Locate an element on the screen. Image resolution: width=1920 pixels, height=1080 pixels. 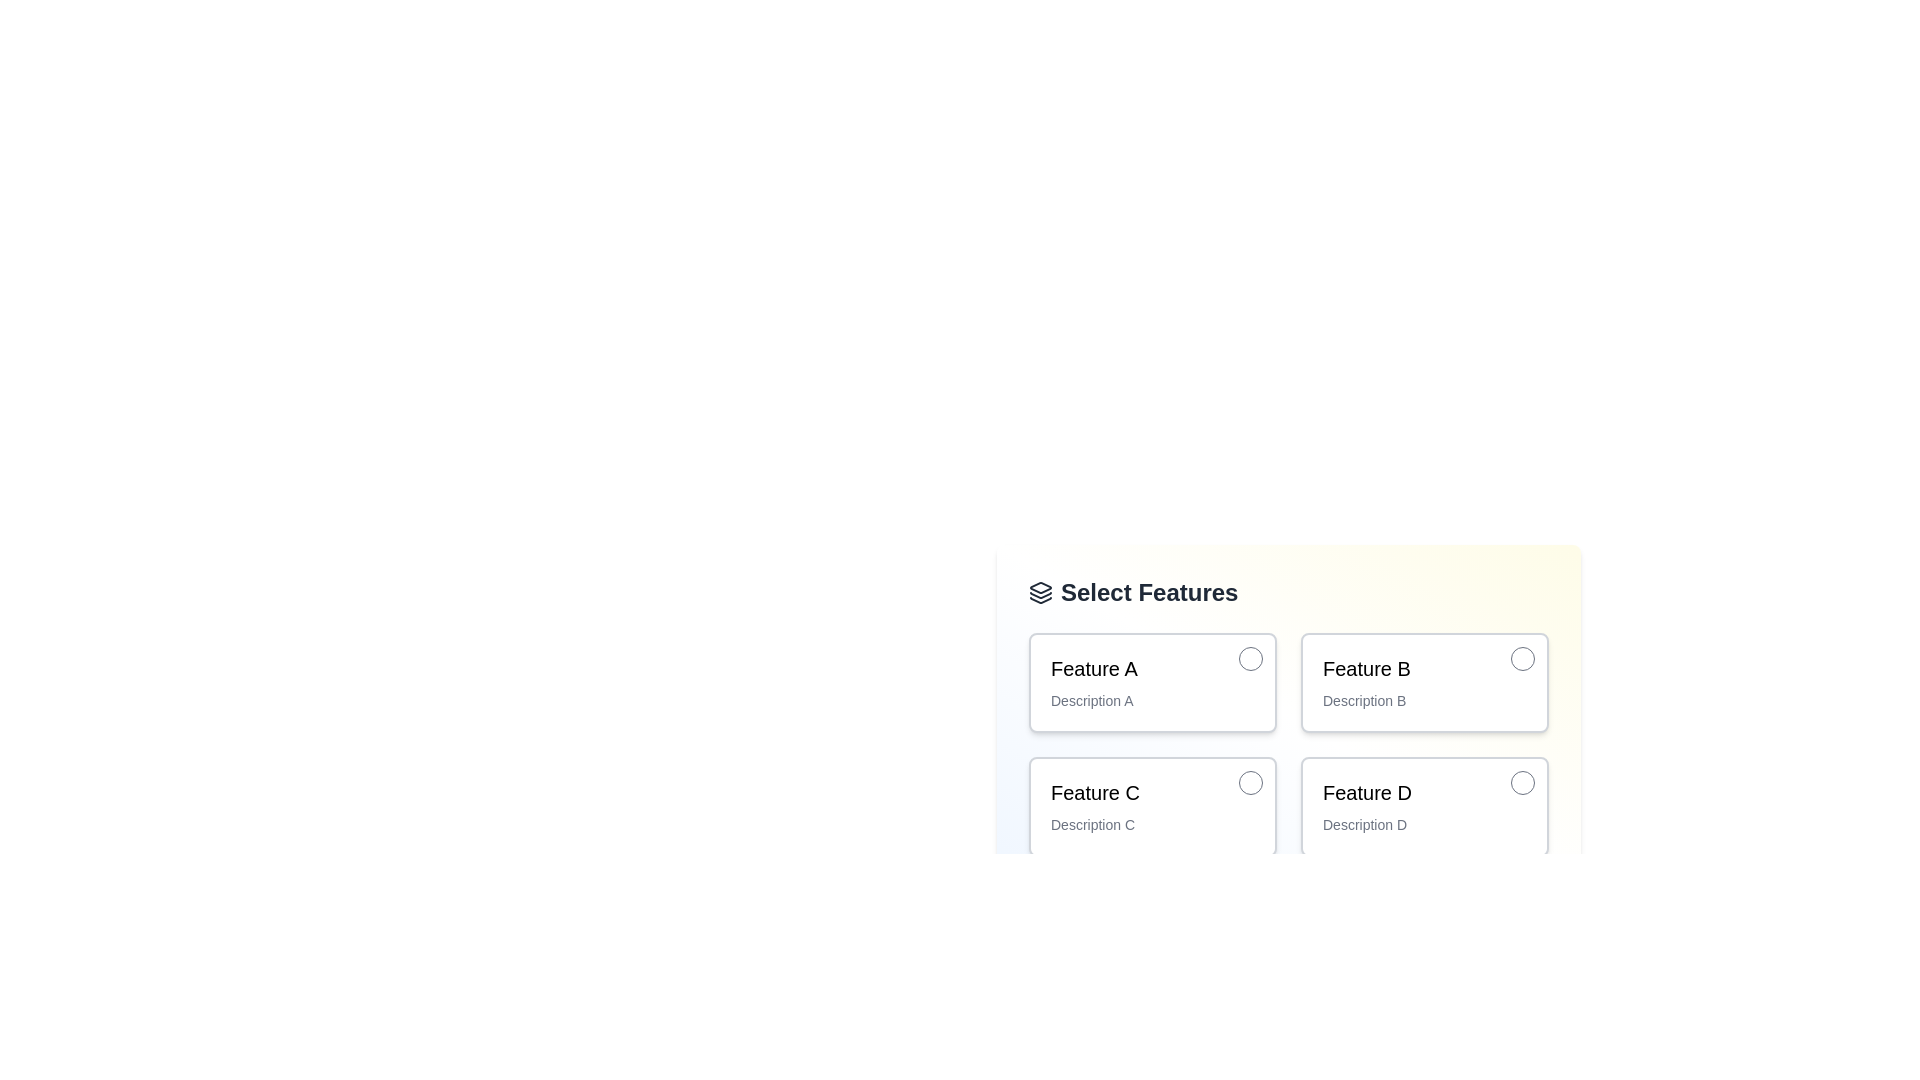
the small circular button with a white background located in the upper-right corner of the card labeled 'Feature D' for visual feedback is located at coordinates (1521, 782).